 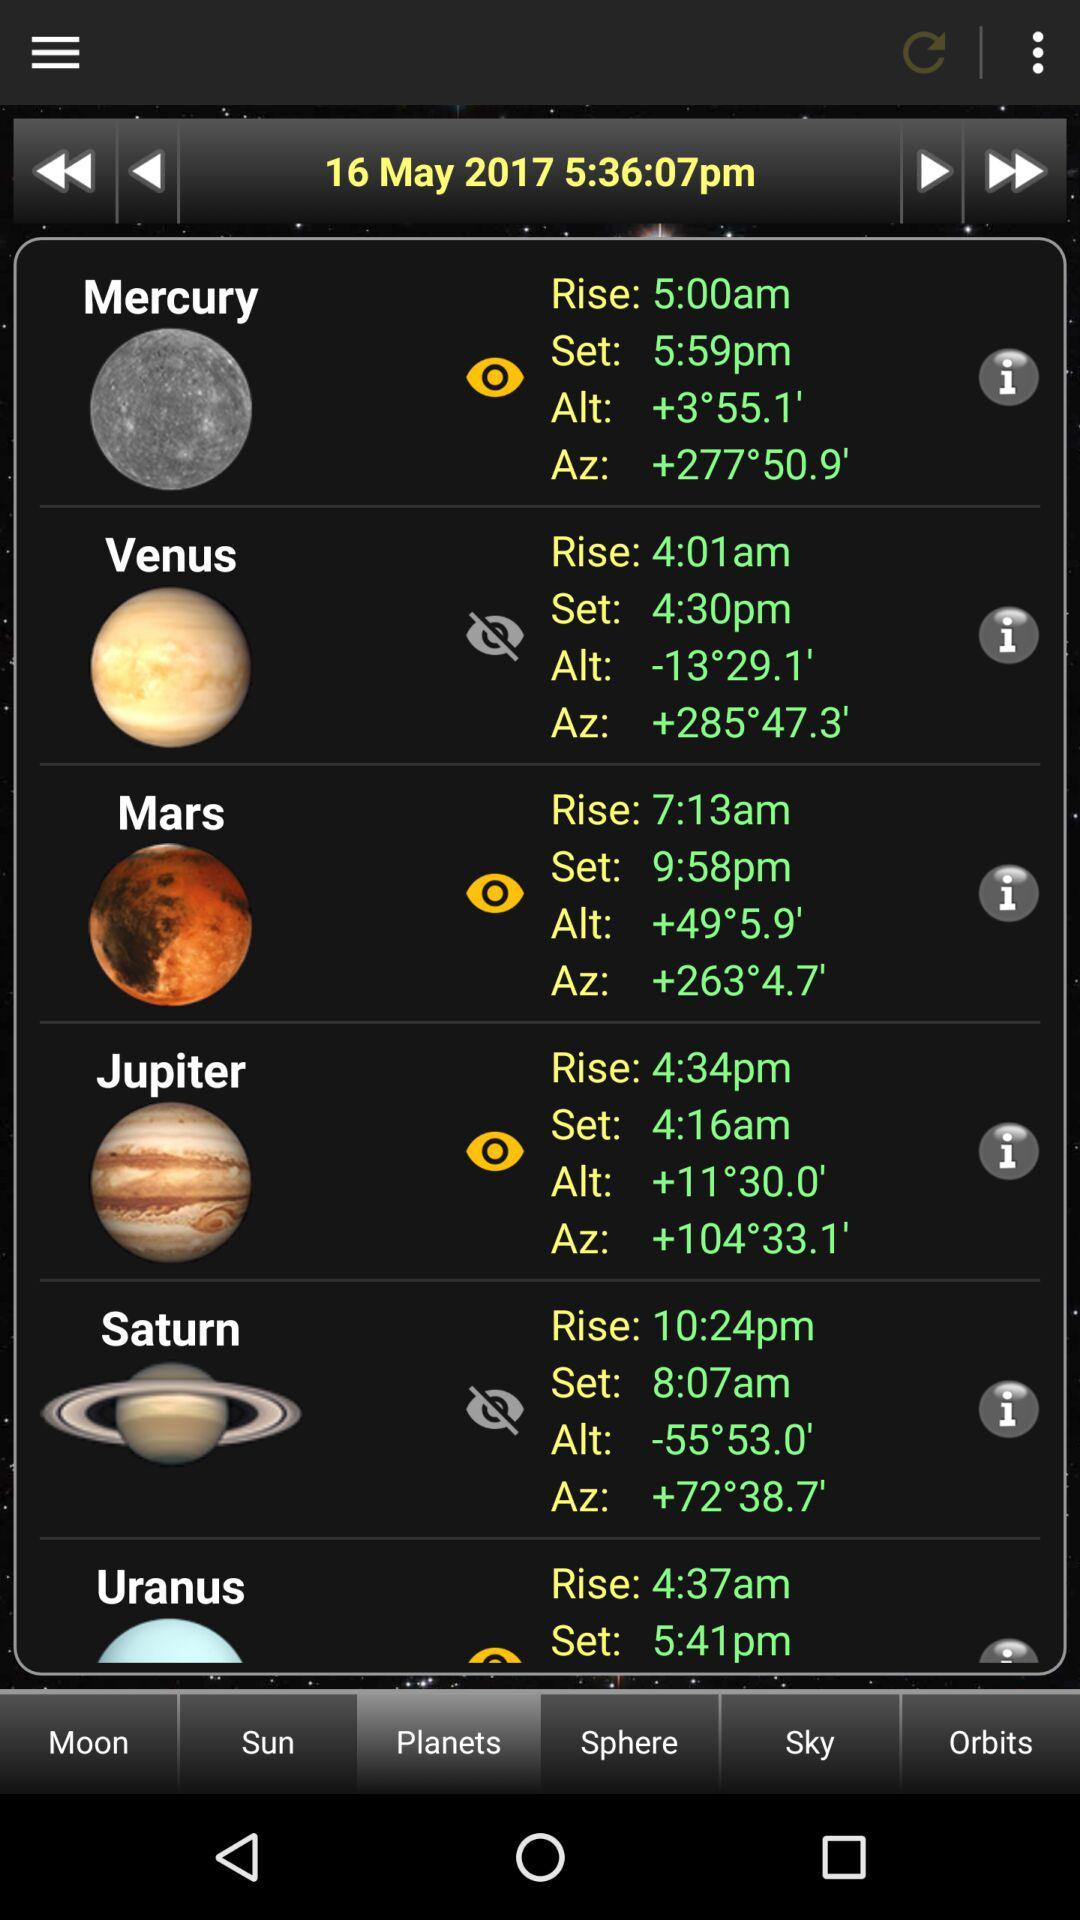 I want to click on show hide option, so click(x=494, y=1151).